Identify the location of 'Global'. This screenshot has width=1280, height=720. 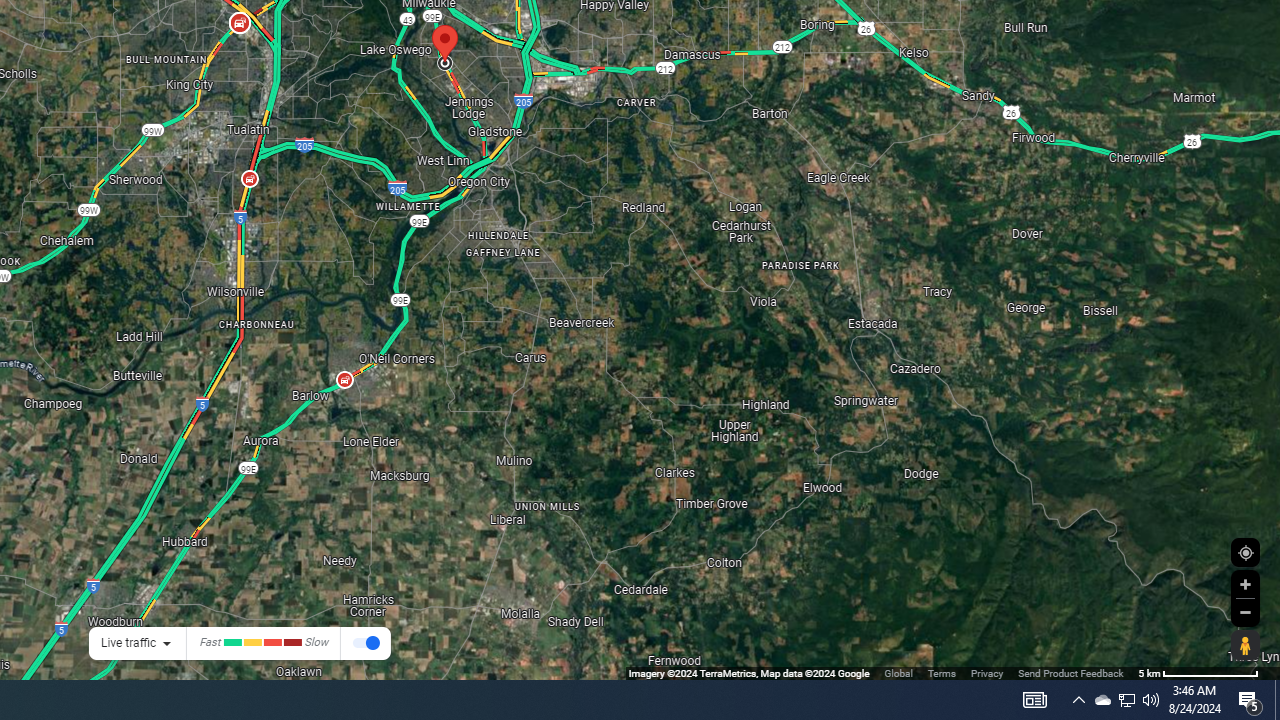
(897, 673).